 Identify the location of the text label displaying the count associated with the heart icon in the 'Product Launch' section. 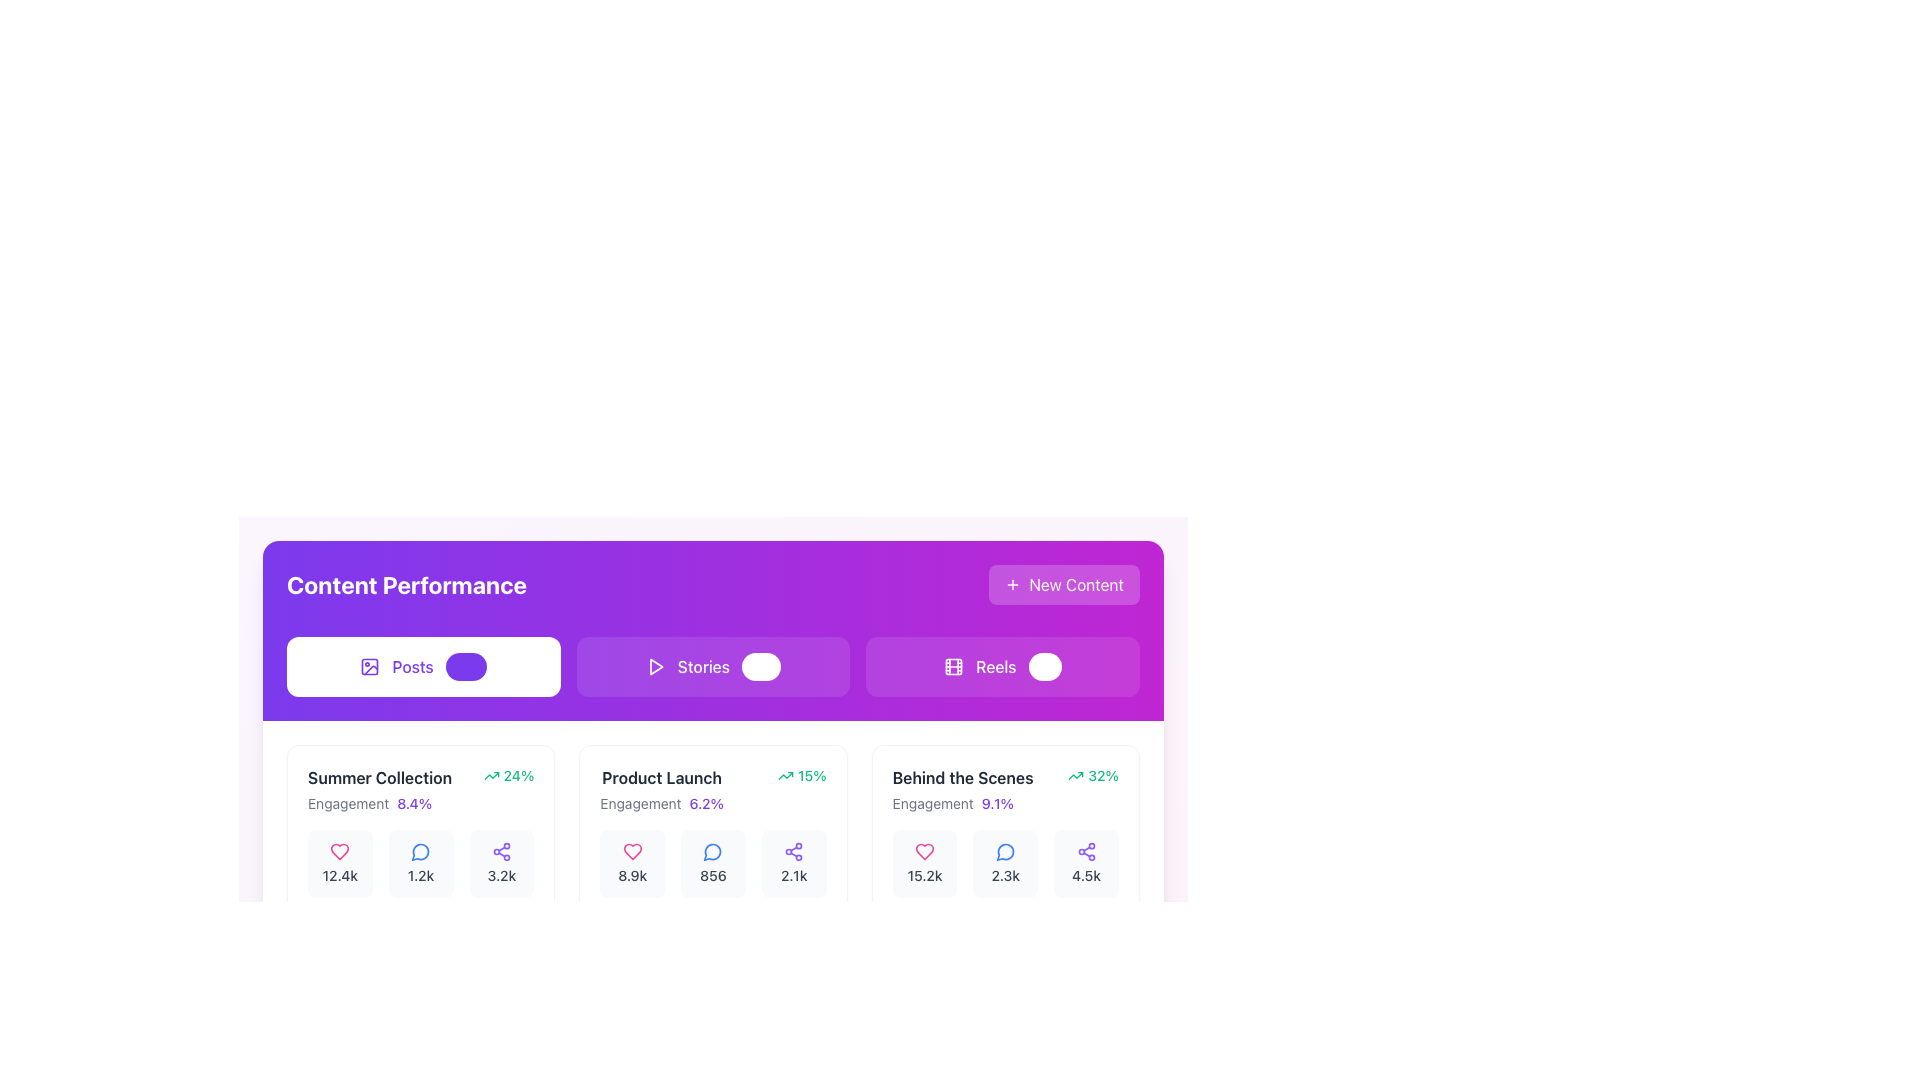
(631, 874).